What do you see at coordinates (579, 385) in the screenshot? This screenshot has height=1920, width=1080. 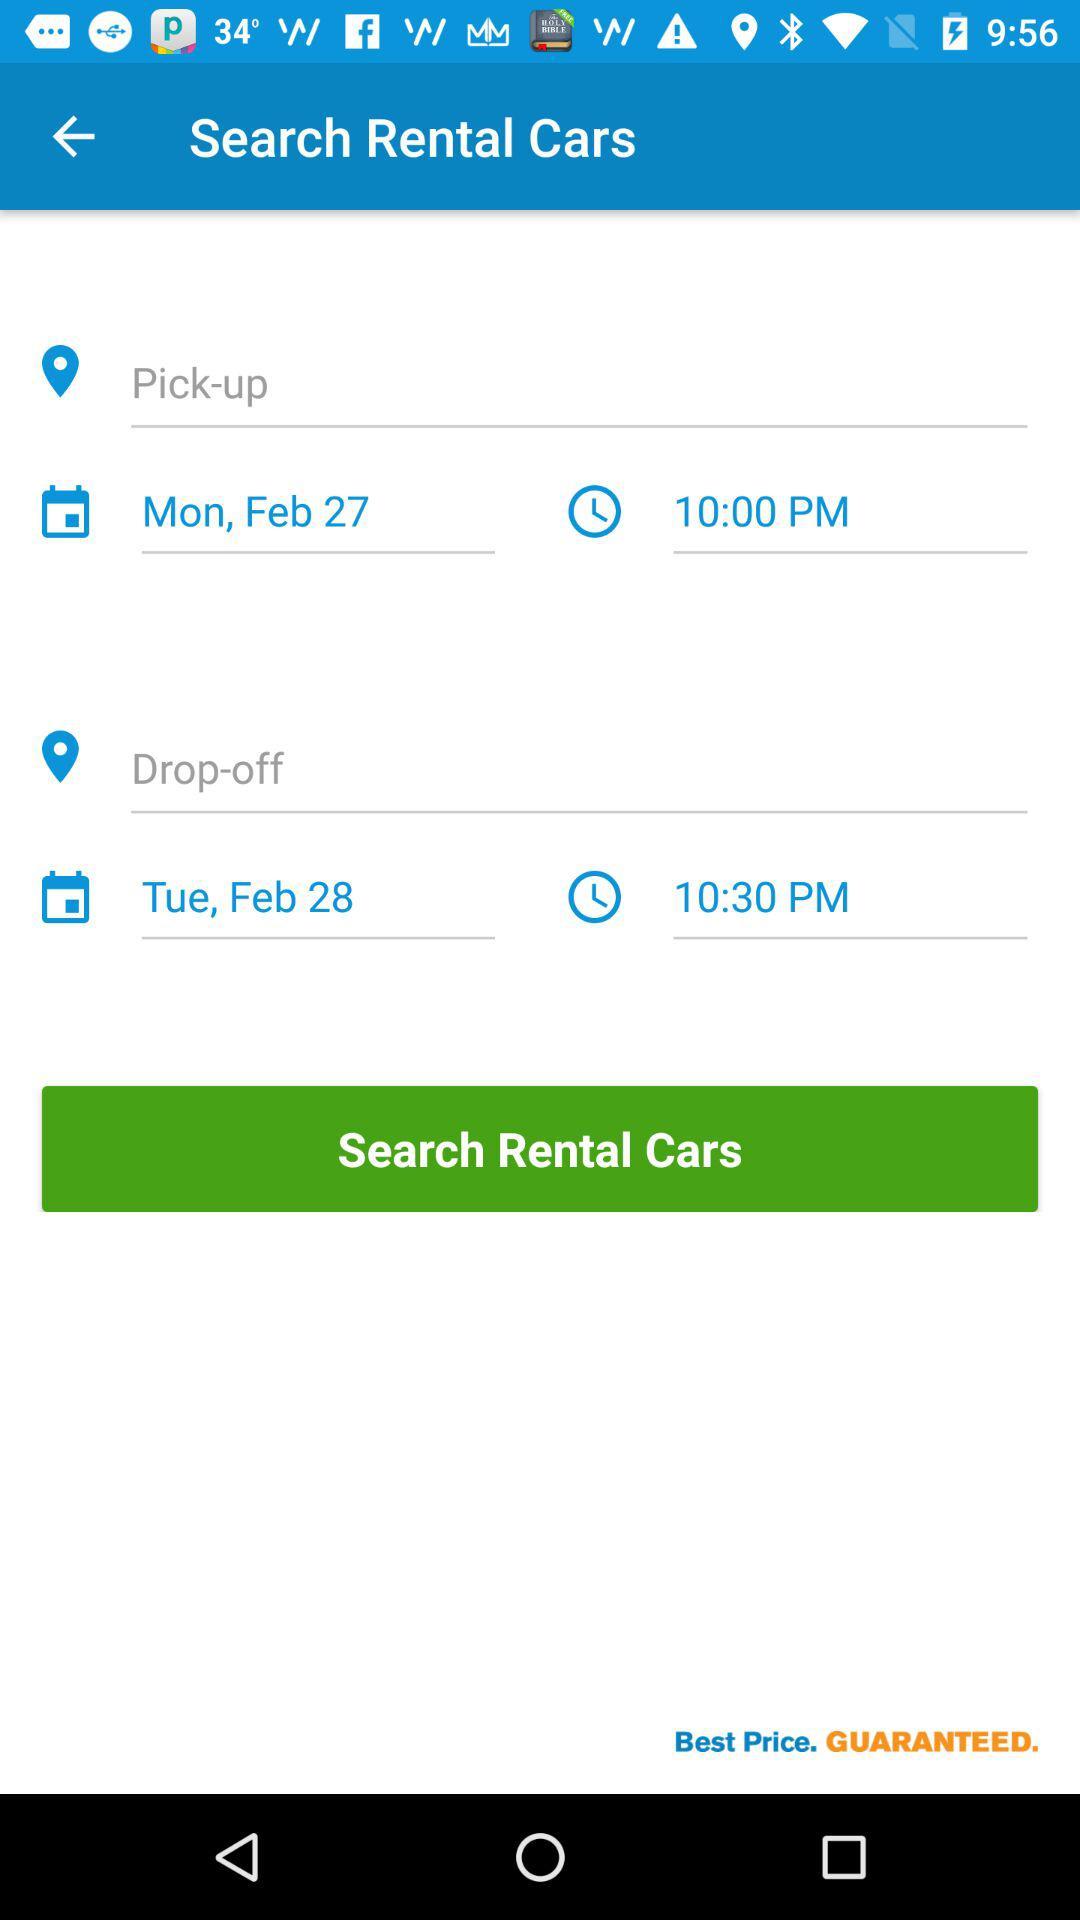 I see `icon above the mon, feb 27` at bounding box center [579, 385].